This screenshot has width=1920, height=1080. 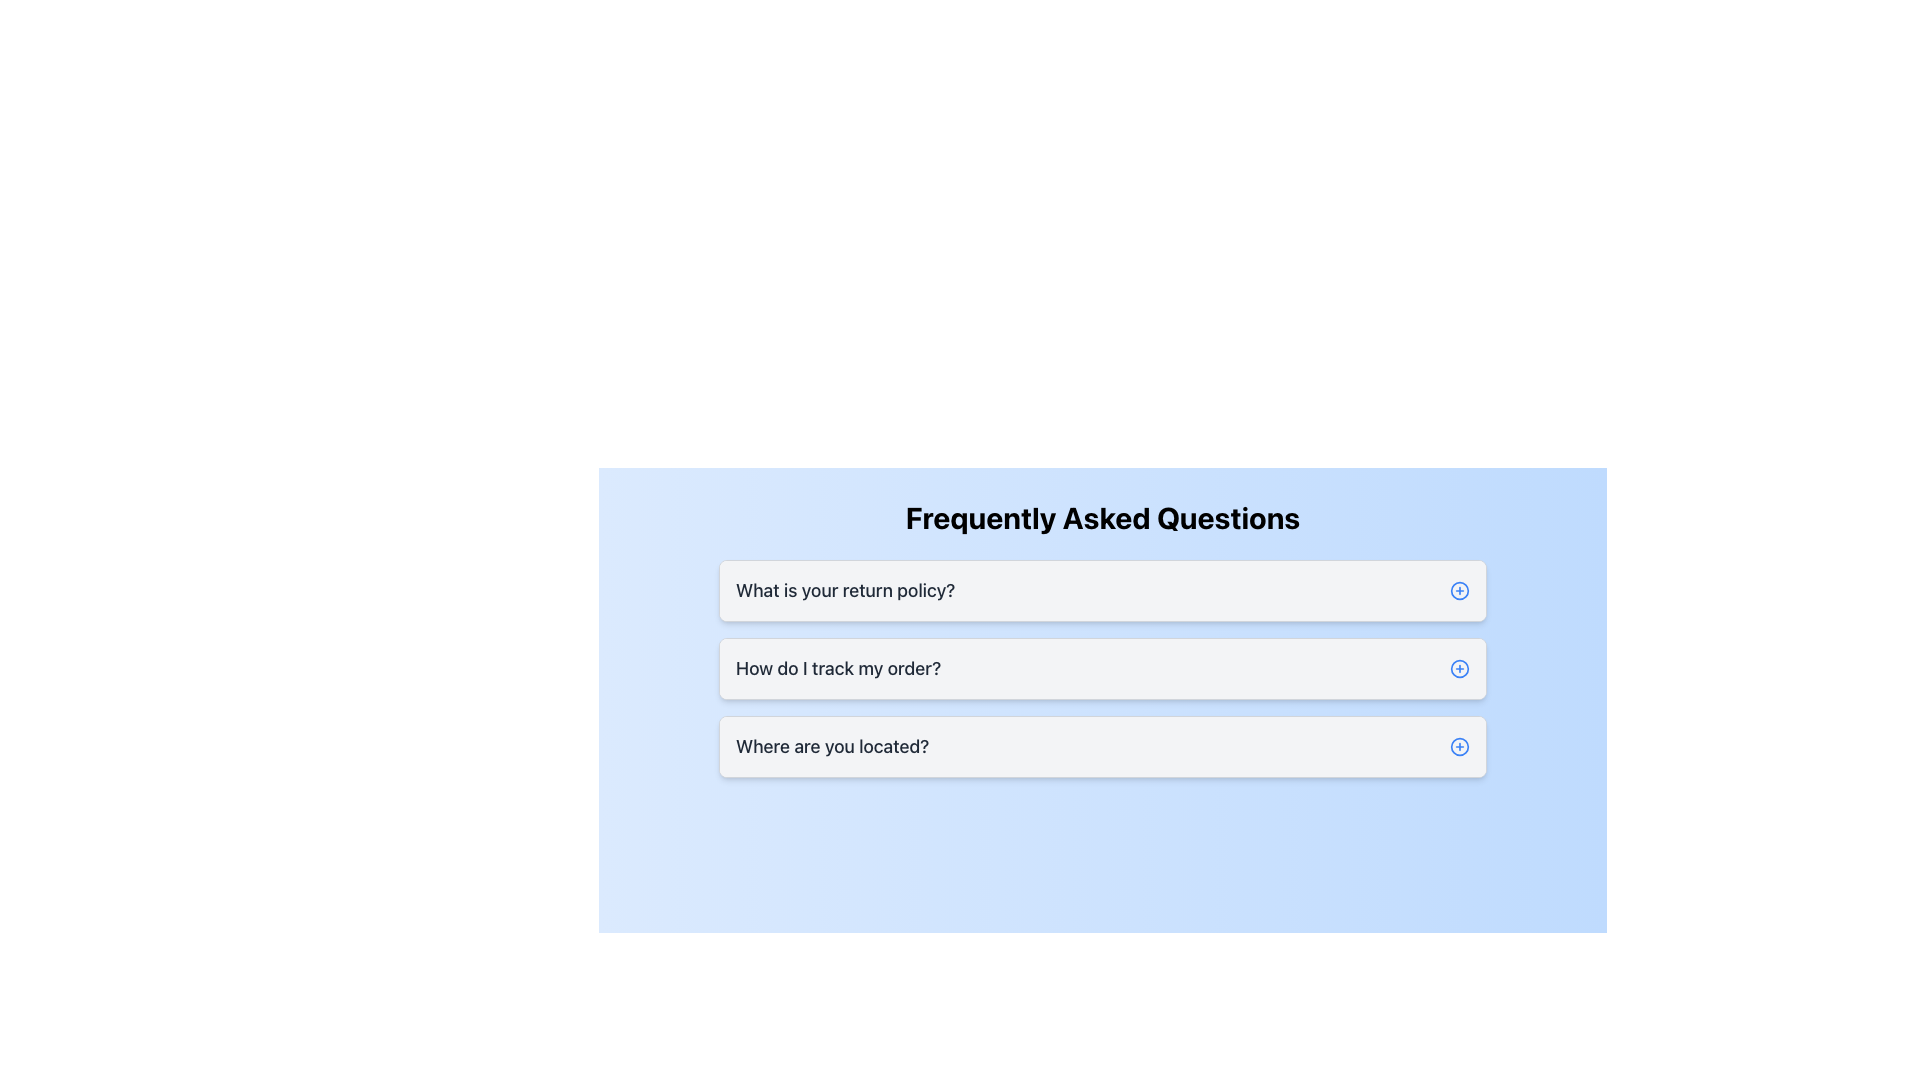 I want to click on the right-aligned button in the FAQ section for the question 'How do I track my order?', so click(x=1459, y=668).